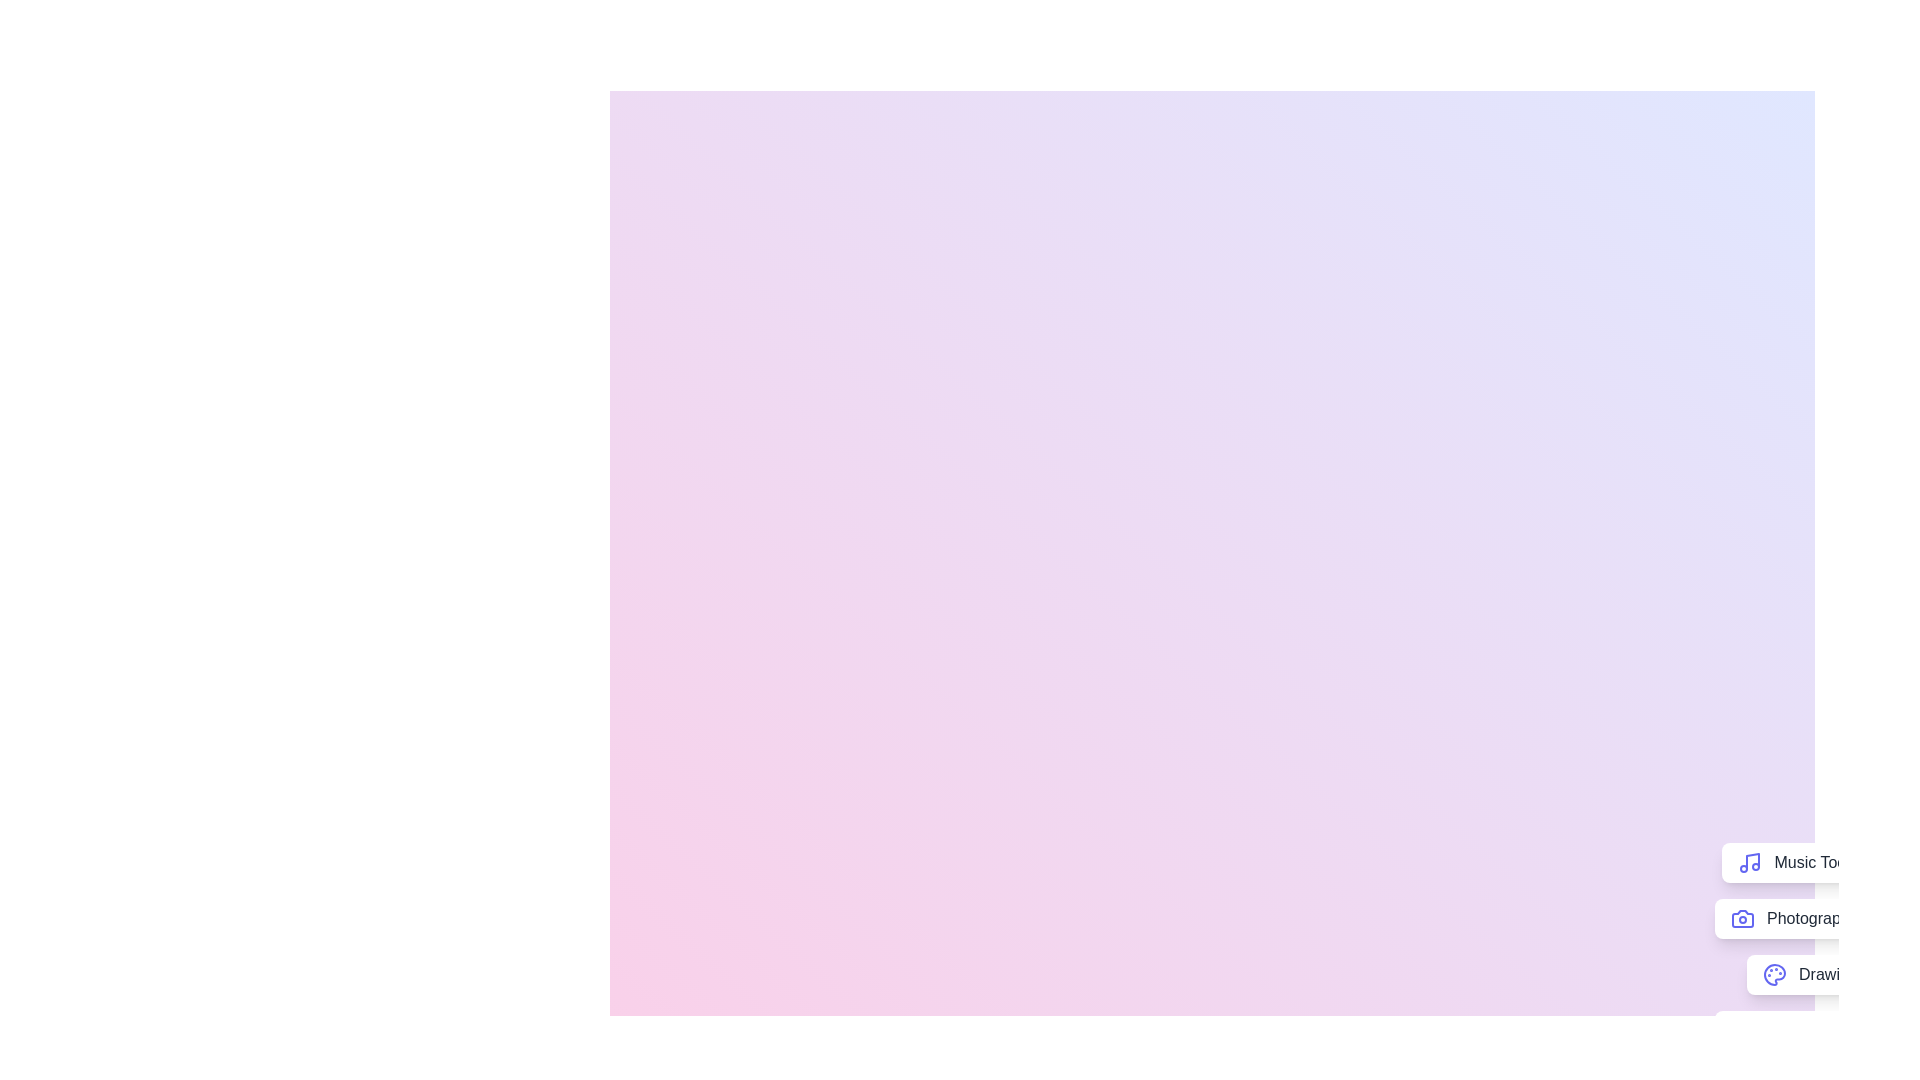 The image size is (1920, 1080). I want to click on the 'Music Tools' button to access music-related tools, so click(1798, 862).